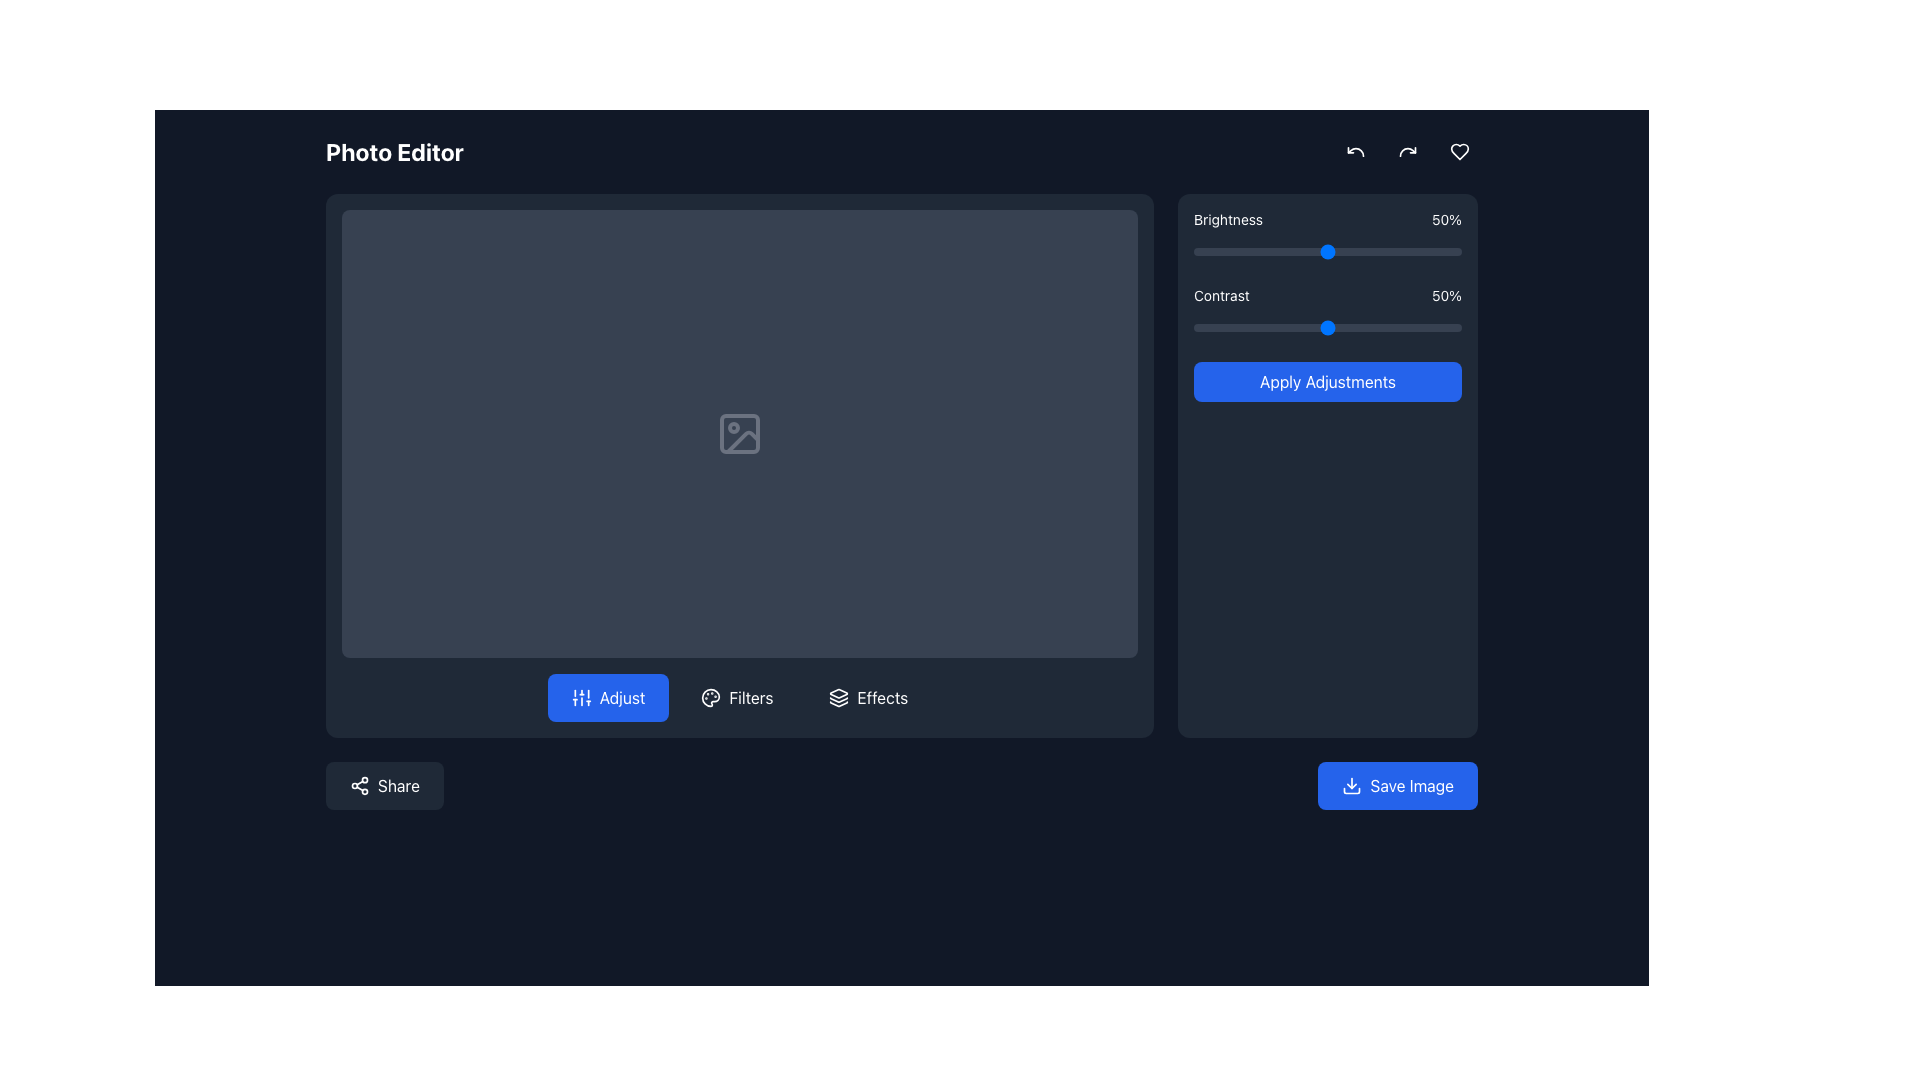 The height and width of the screenshot is (1080, 1920). Describe the element at coordinates (1356, 150) in the screenshot. I see `the circular undo button located in the top-right horizontal toolbar` at that location.